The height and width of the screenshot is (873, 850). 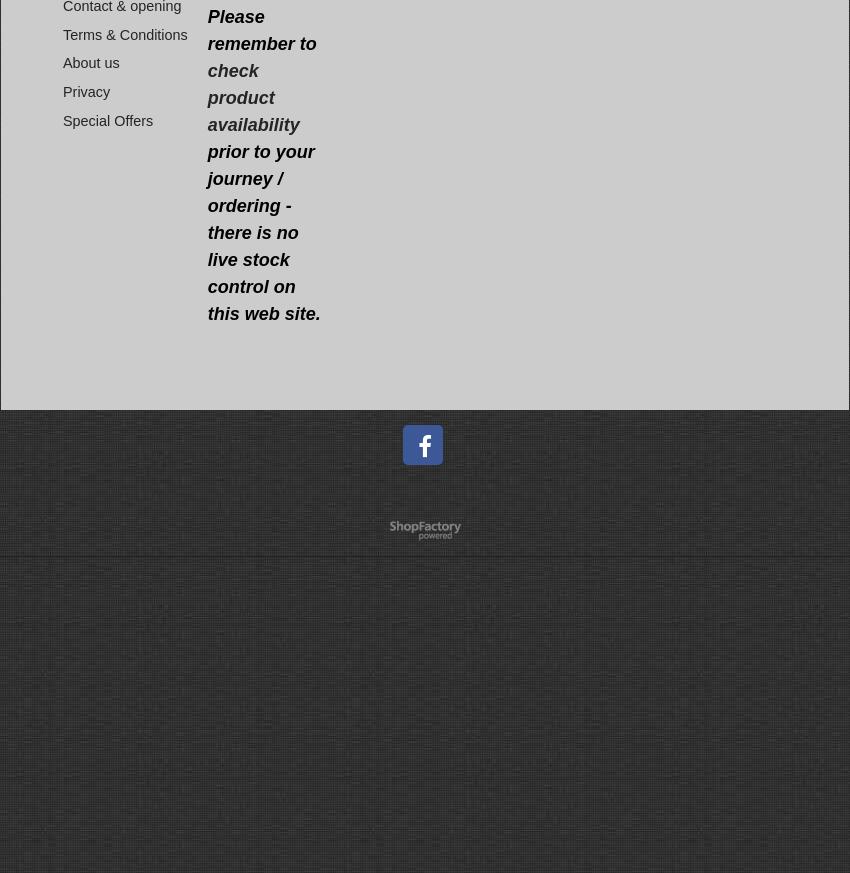 I want to click on 'To create online store ShopFactory eCommerce software was used.', so click(x=371, y=535).